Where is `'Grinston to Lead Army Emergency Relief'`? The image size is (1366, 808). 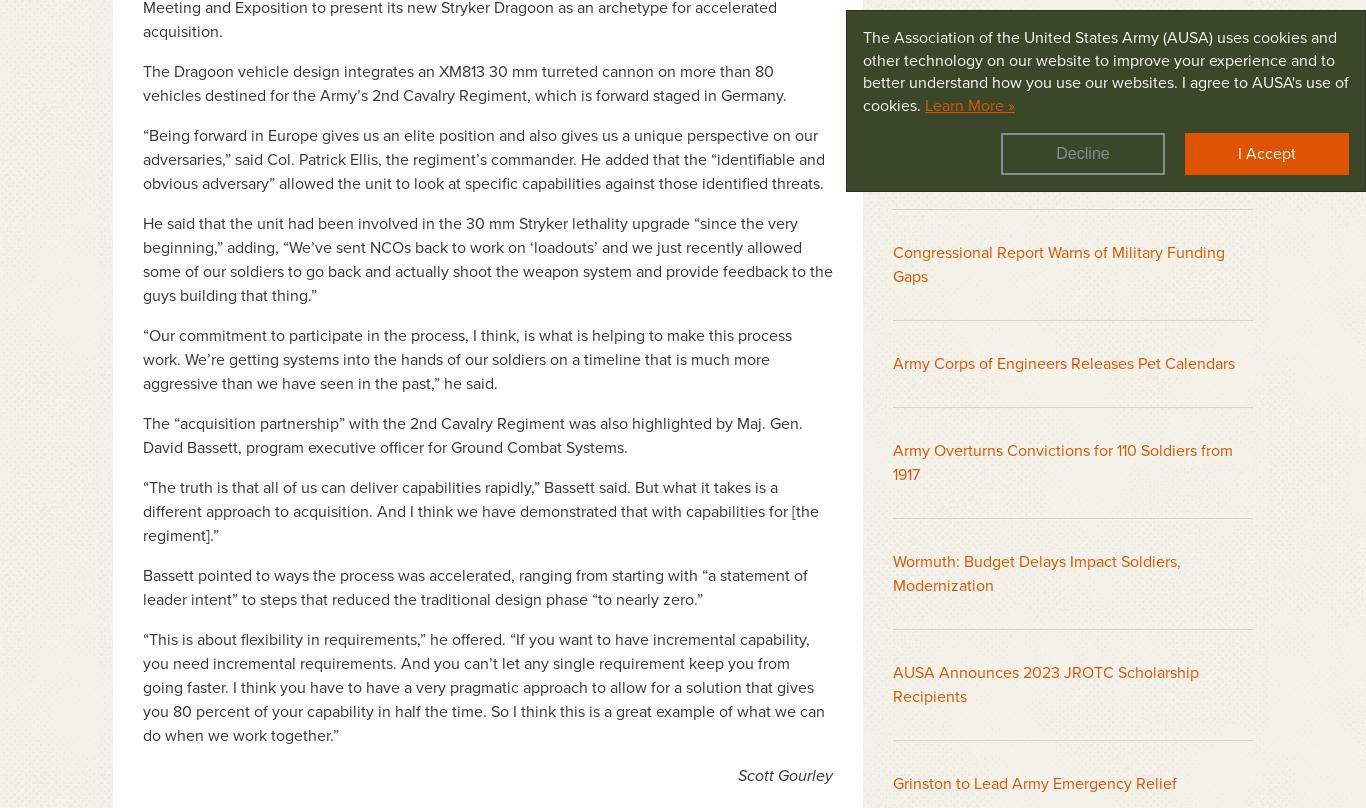
'Grinston to Lead Army Emergency Relief' is located at coordinates (1034, 782).